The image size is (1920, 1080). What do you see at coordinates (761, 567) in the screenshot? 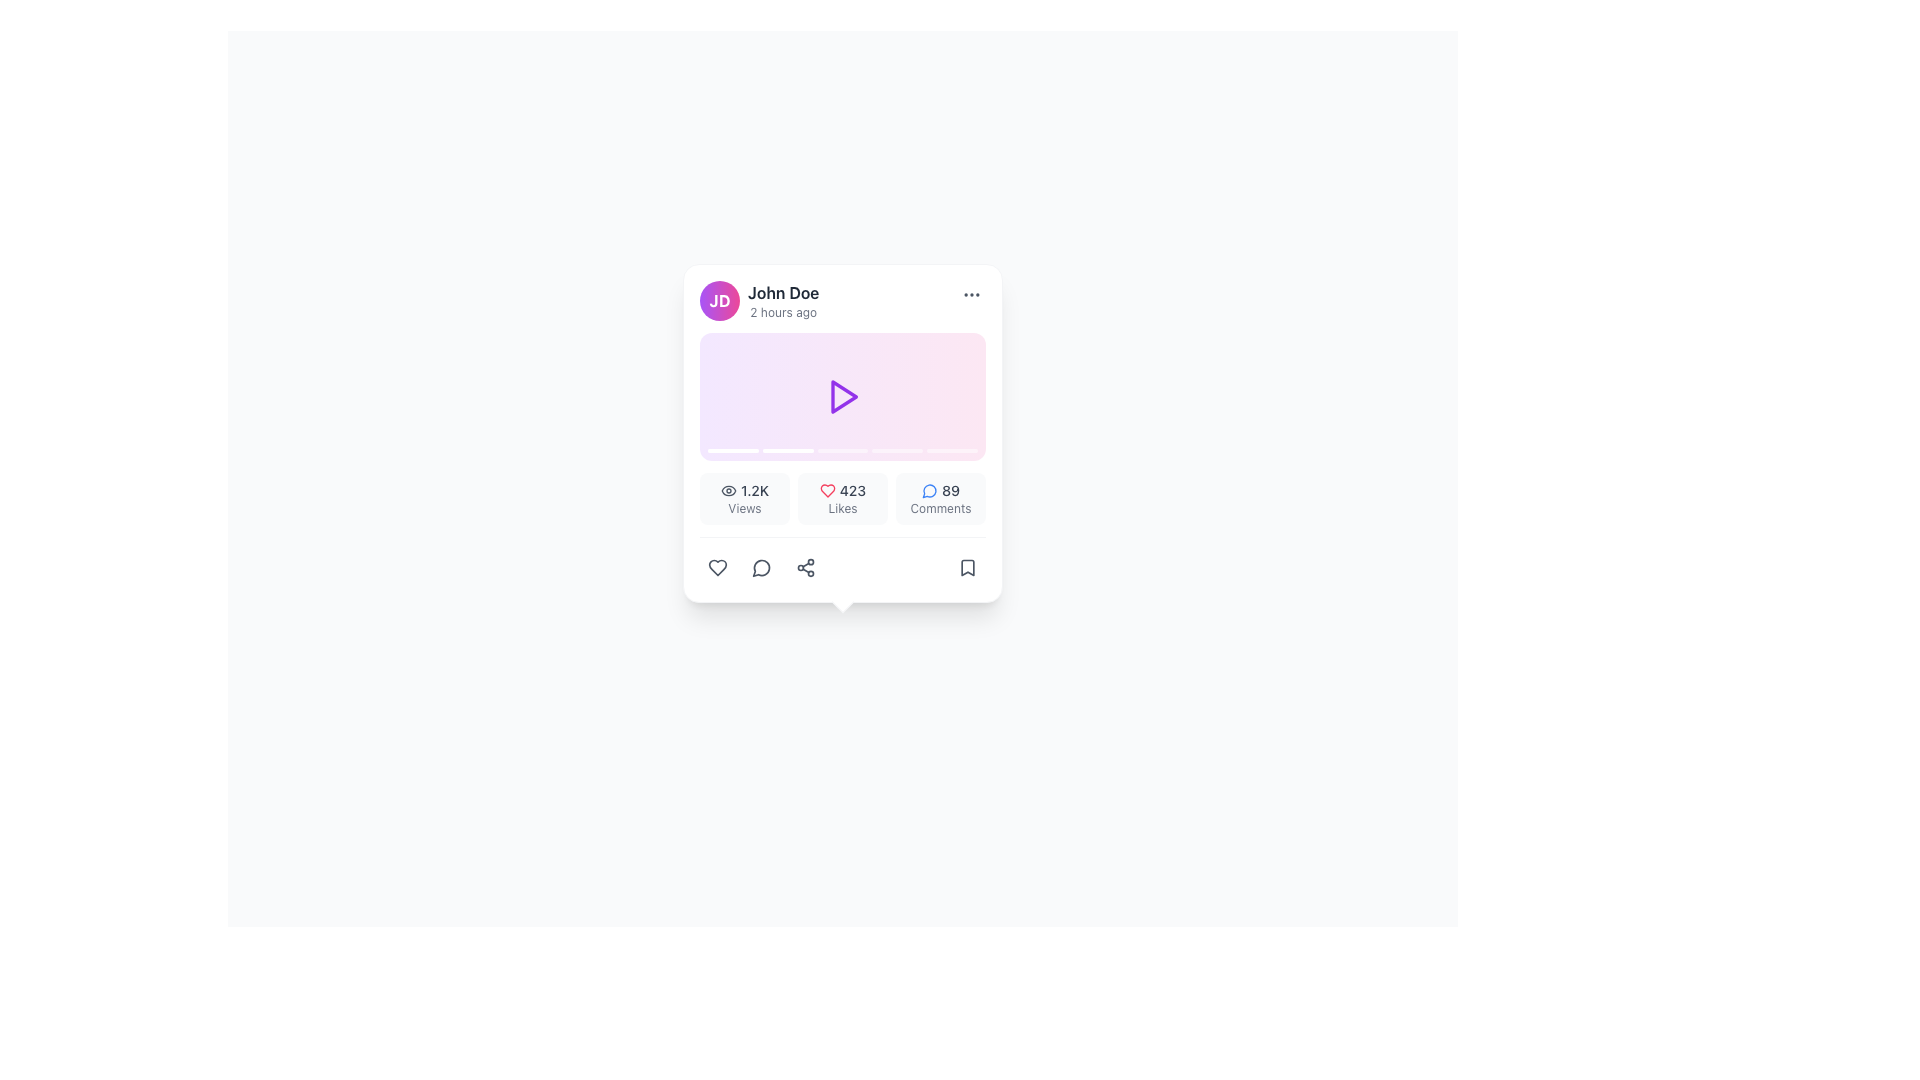
I see `the circular chat or message icon button, which is gray with a thick stroke outline, located at the bottom of the card` at bounding box center [761, 567].